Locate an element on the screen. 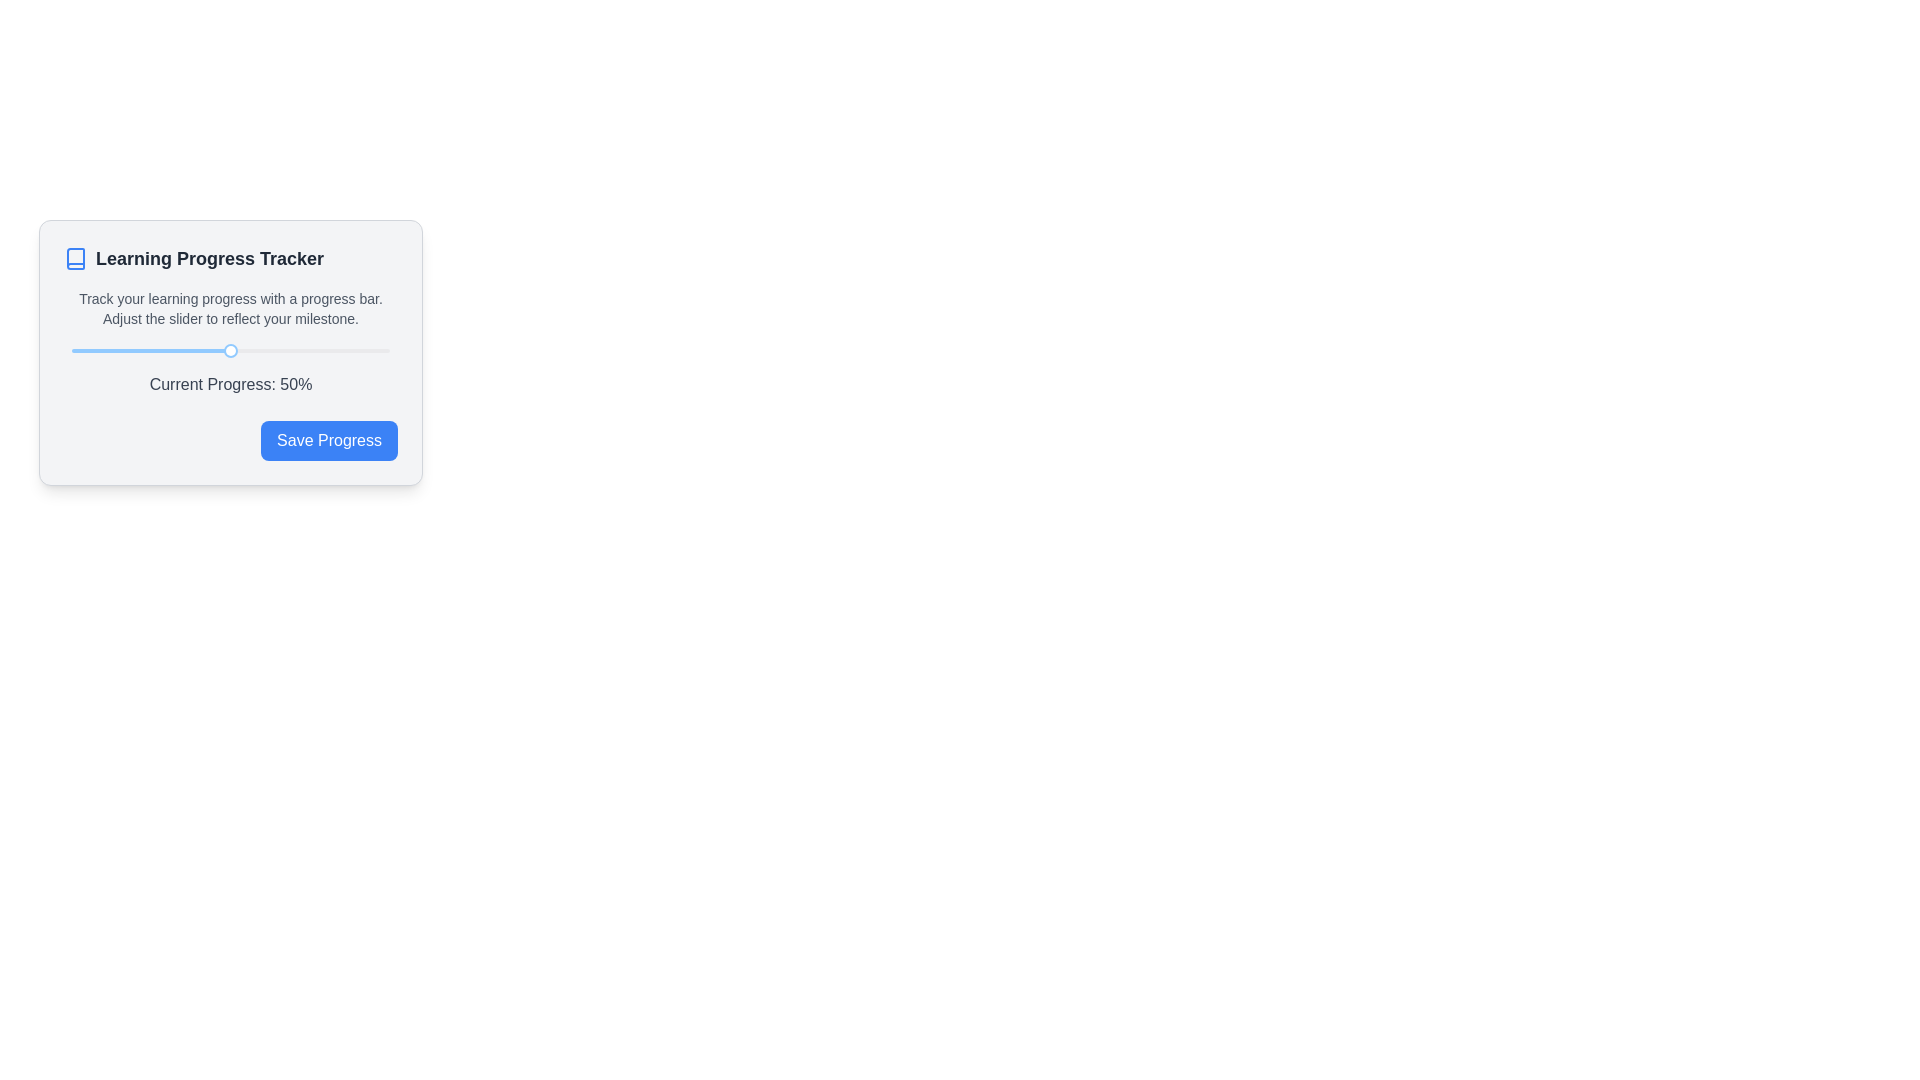 This screenshot has height=1080, width=1920. the text label 'Learning Progress Tracker' which is styled with a bold font and dark gray color, located in the upper part of the card layout, adjacent to an icon is located at coordinates (210, 257).